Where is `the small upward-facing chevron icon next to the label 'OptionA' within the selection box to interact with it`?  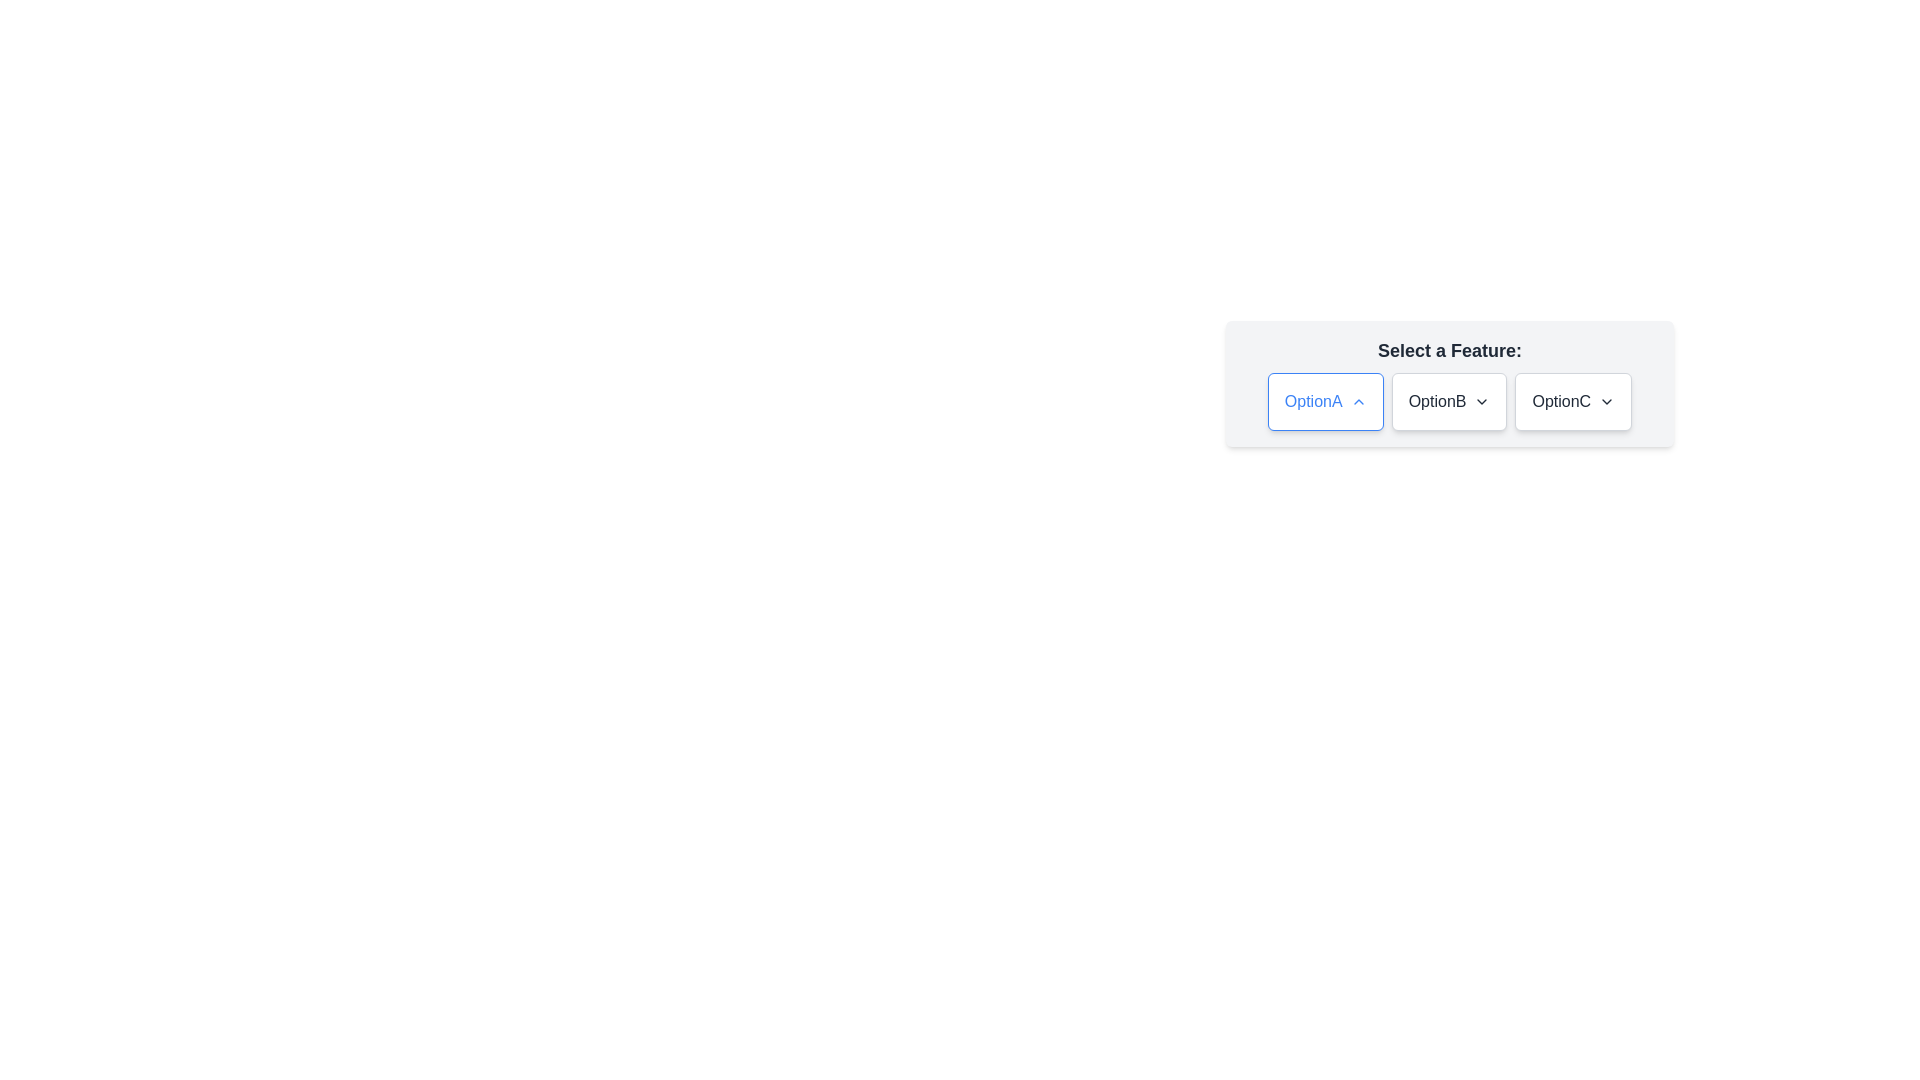
the small upward-facing chevron icon next to the label 'OptionA' within the selection box to interact with it is located at coordinates (1358, 401).